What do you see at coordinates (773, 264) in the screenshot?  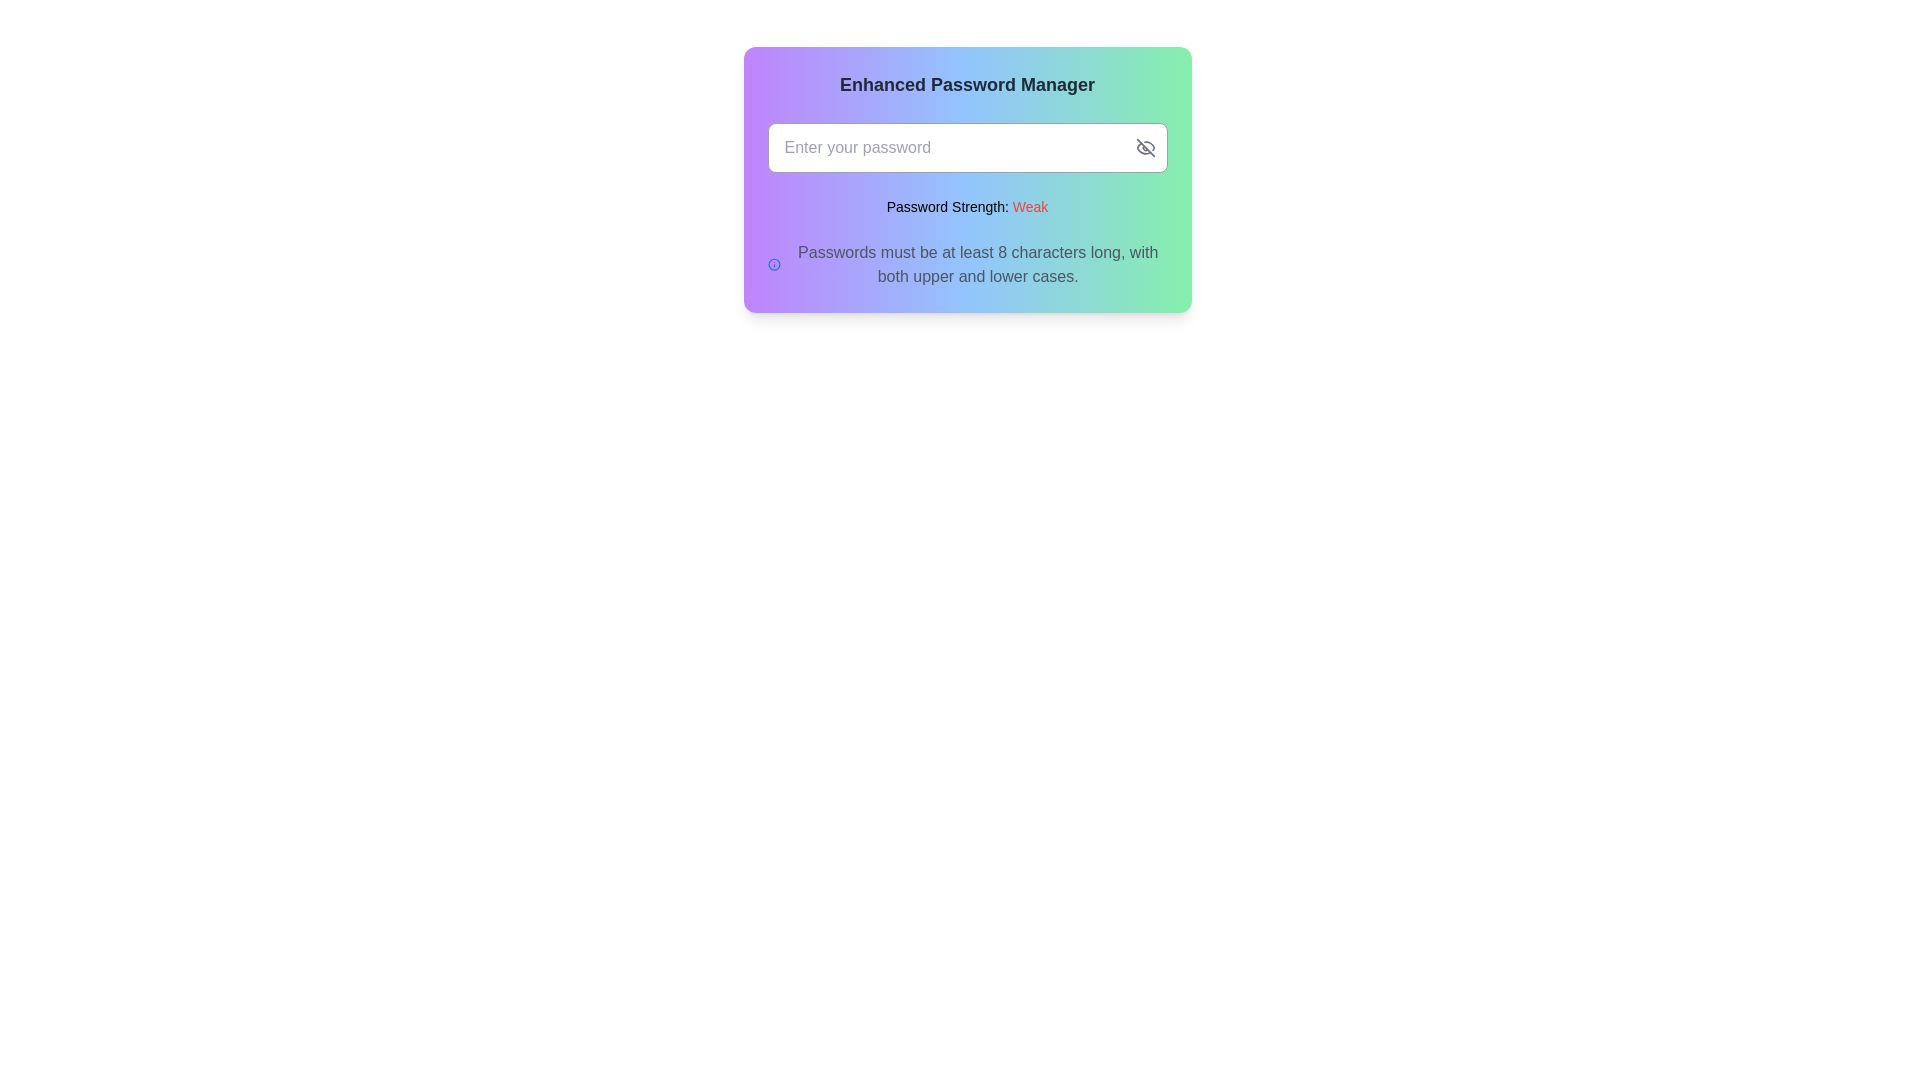 I see `the small circular information icon with a blue outline located to the left of the text 'Passwords must be at least 8 characters long, with both upper and lower cases.'` at bounding box center [773, 264].